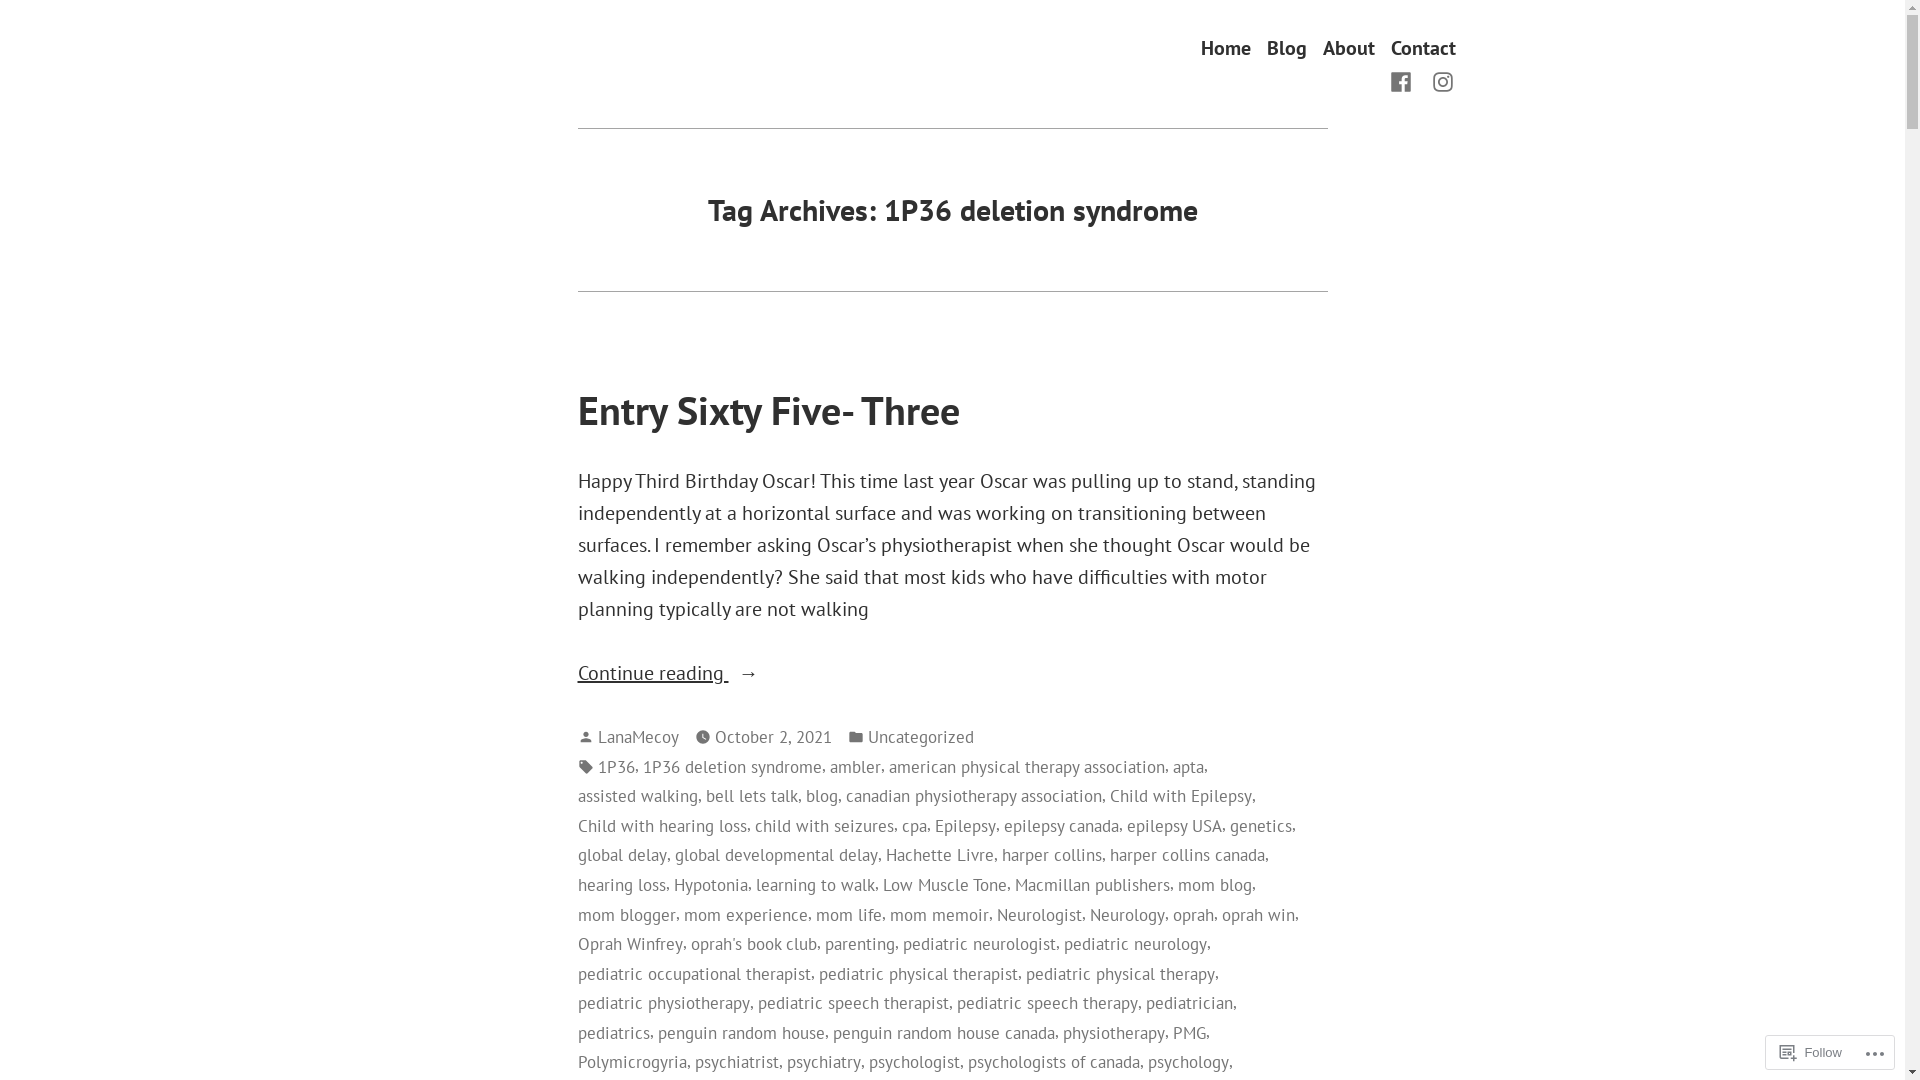 The height and width of the screenshot is (1080, 1920). I want to click on 'harper collins canada', so click(1187, 855).